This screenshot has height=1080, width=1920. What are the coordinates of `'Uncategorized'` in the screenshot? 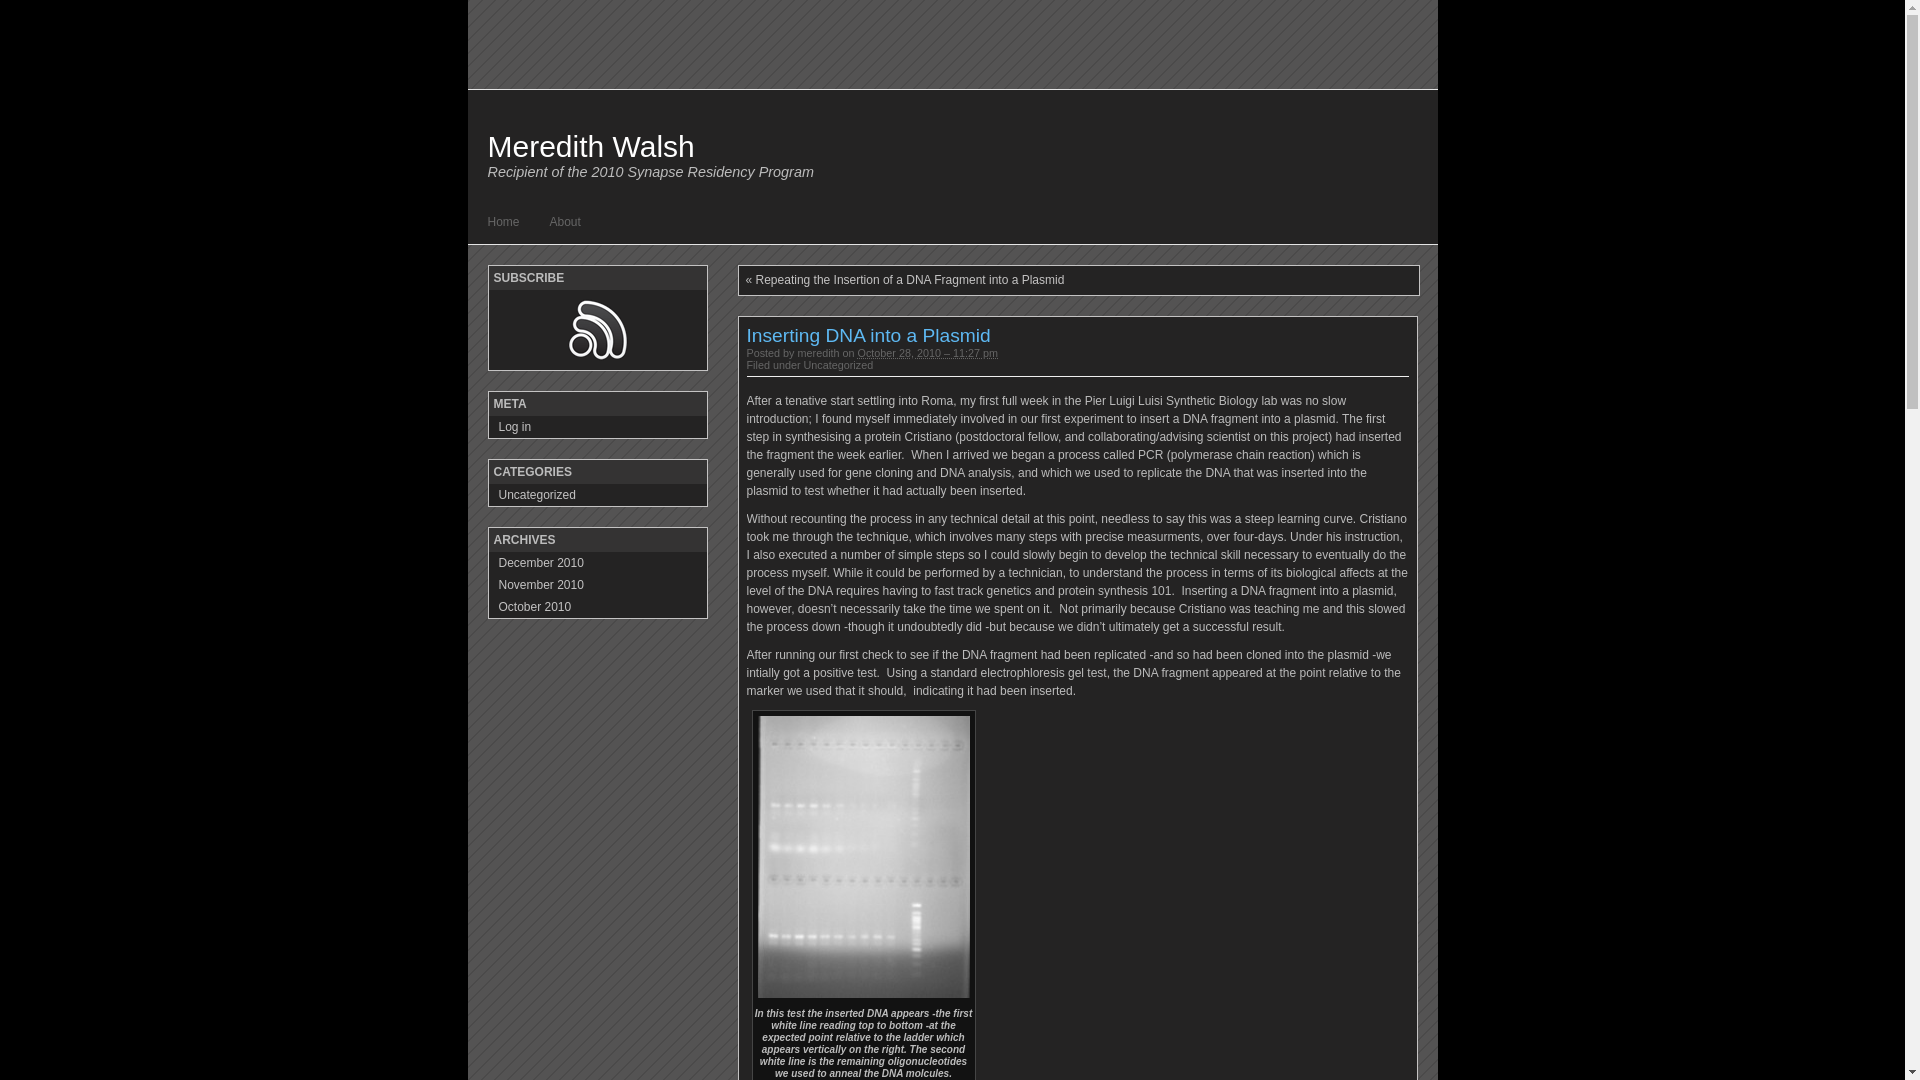 It's located at (804, 365).